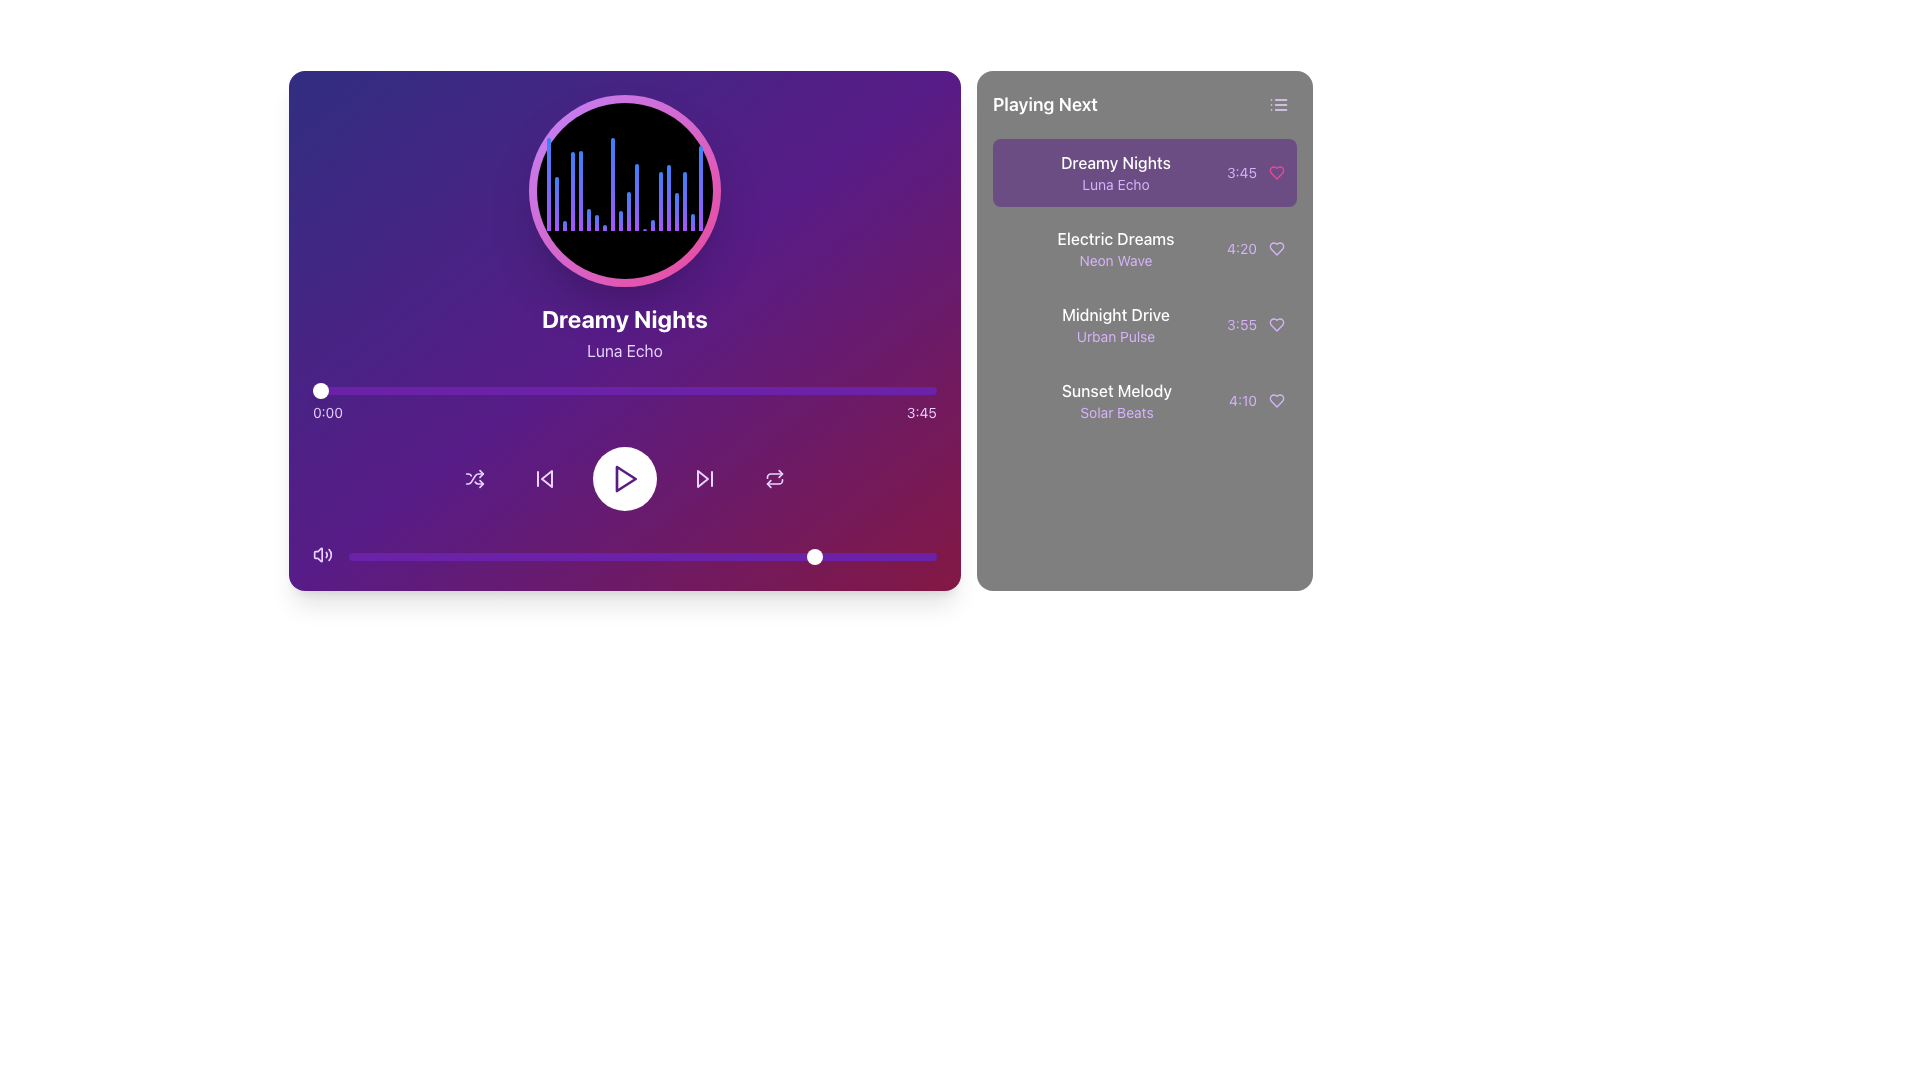 The width and height of the screenshot is (1920, 1080). What do you see at coordinates (1241, 248) in the screenshot?
I see `the duration displayed in the text label for the song 'Electric Dreams' by 'Neon Wave', located in the 'Playing Next' list on the right panel` at bounding box center [1241, 248].